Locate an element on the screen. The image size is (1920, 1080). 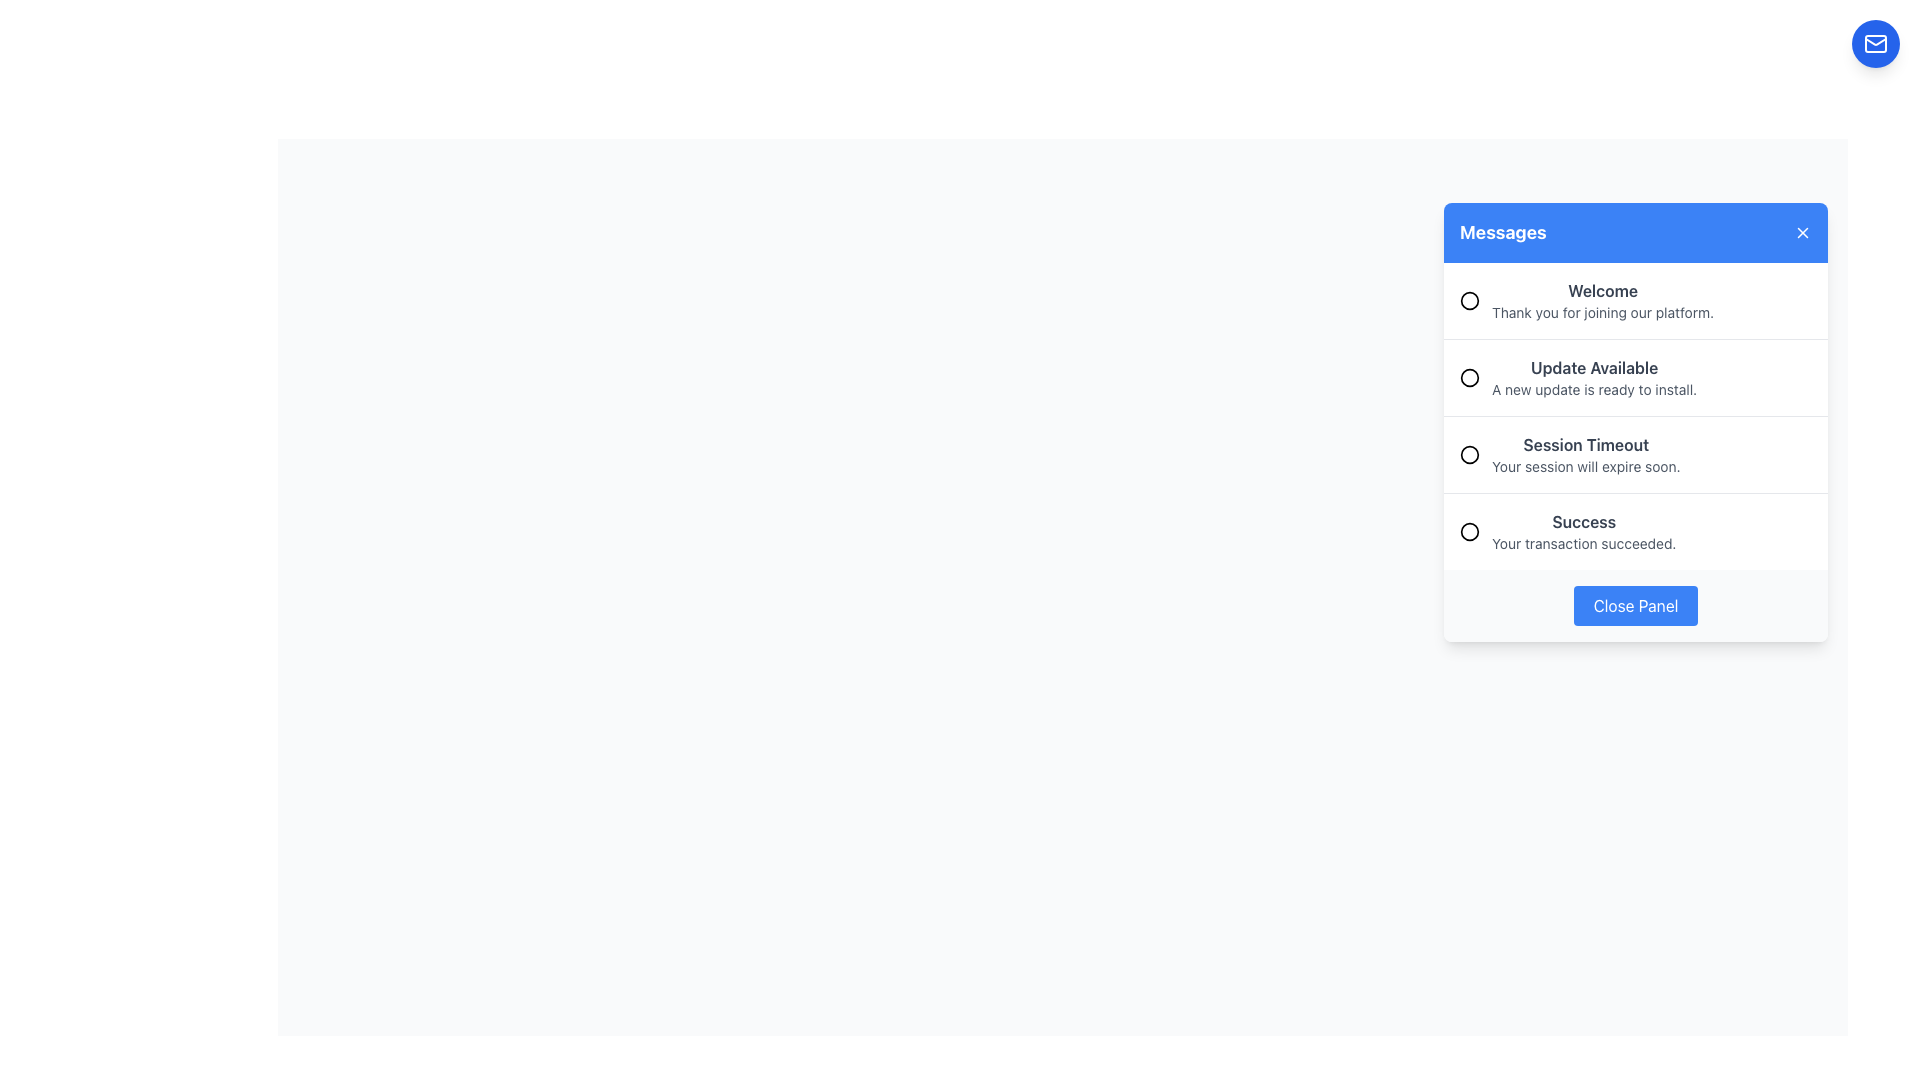
the static text expressing gratitude to the user for joining the platform, located in the dialog box titled 'Messages', underneath the 'Welcome' text is located at coordinates (1603, 312).